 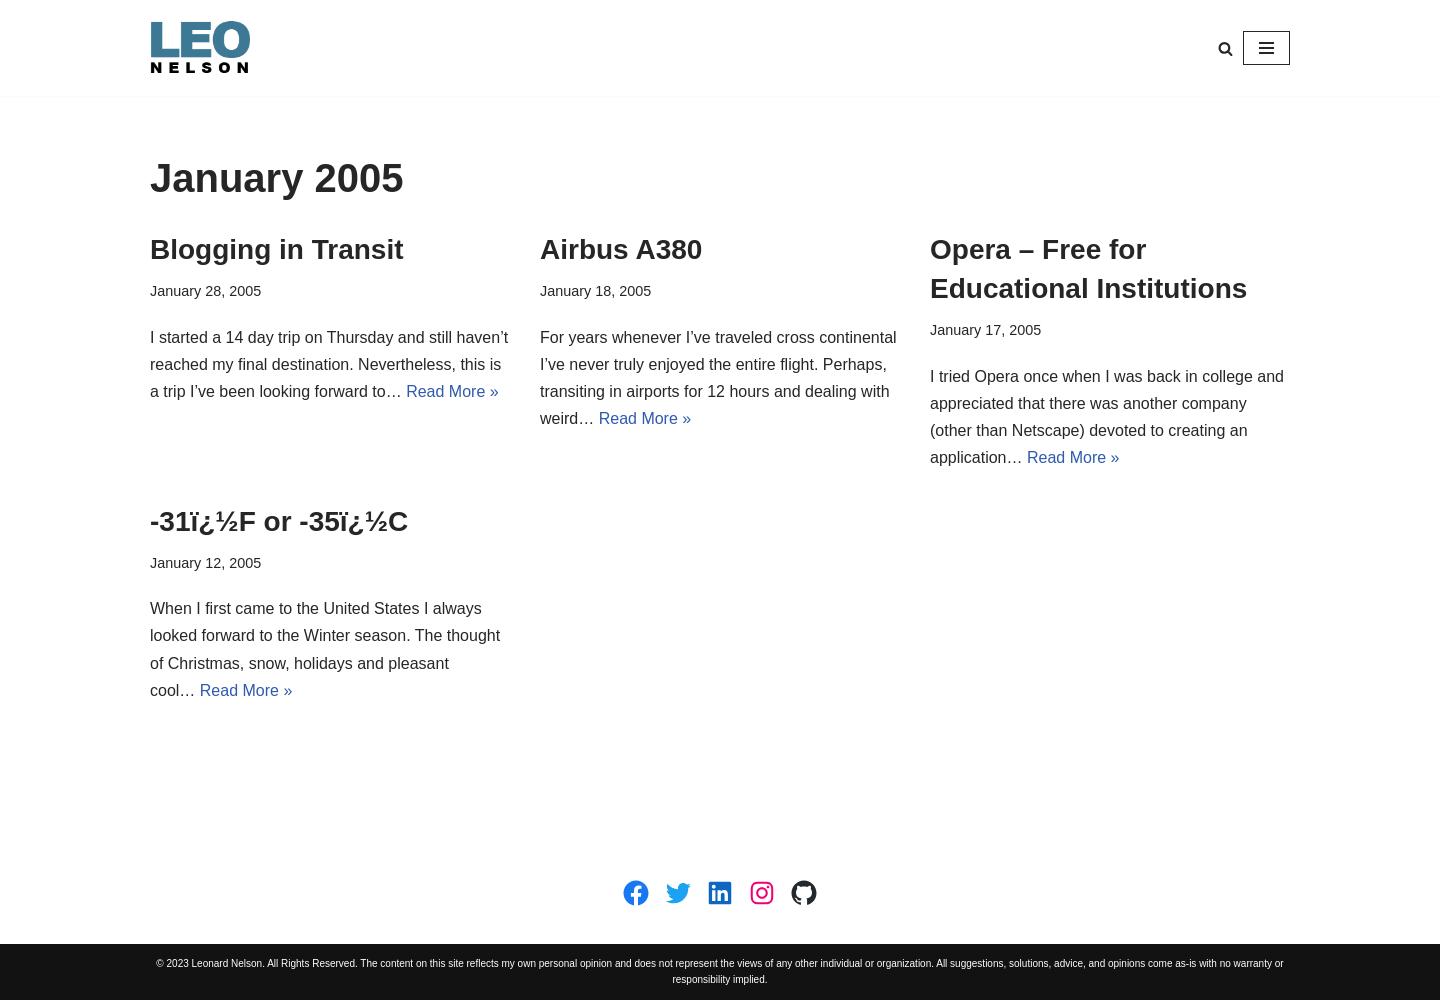 What do you see at coordinates (205, 562) in the screenshot?
I see `'January 12, 2005'` at bounding box center [205, 562].